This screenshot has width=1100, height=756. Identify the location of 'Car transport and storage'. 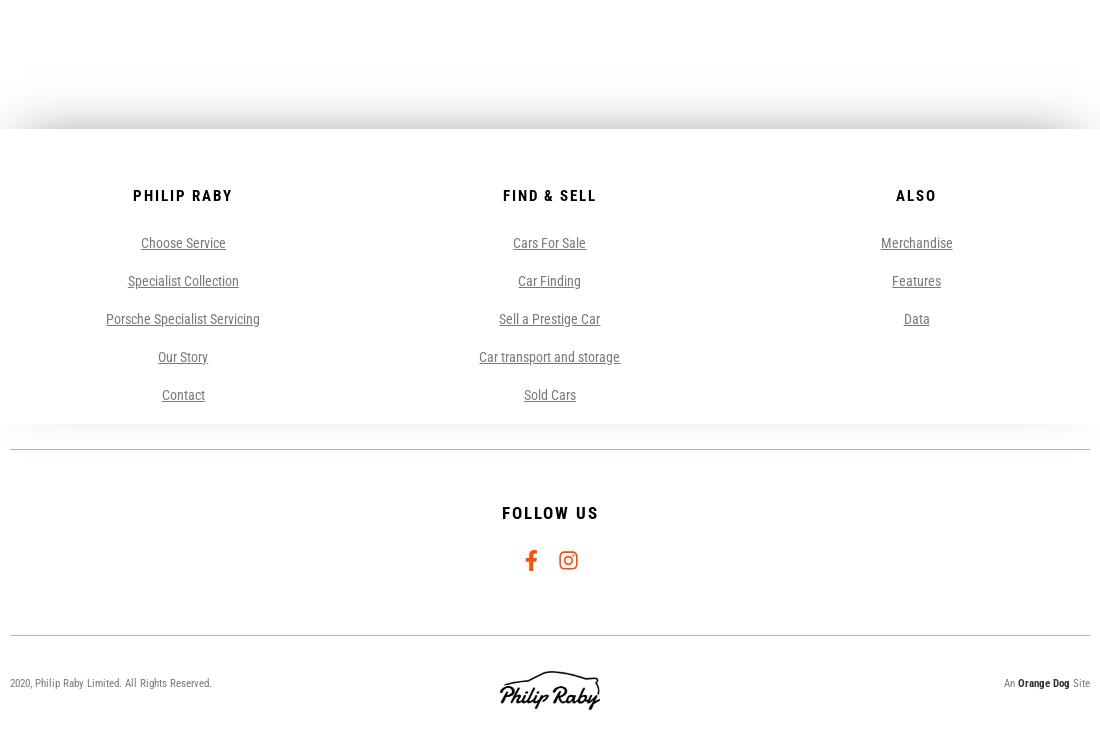
(549, 356).